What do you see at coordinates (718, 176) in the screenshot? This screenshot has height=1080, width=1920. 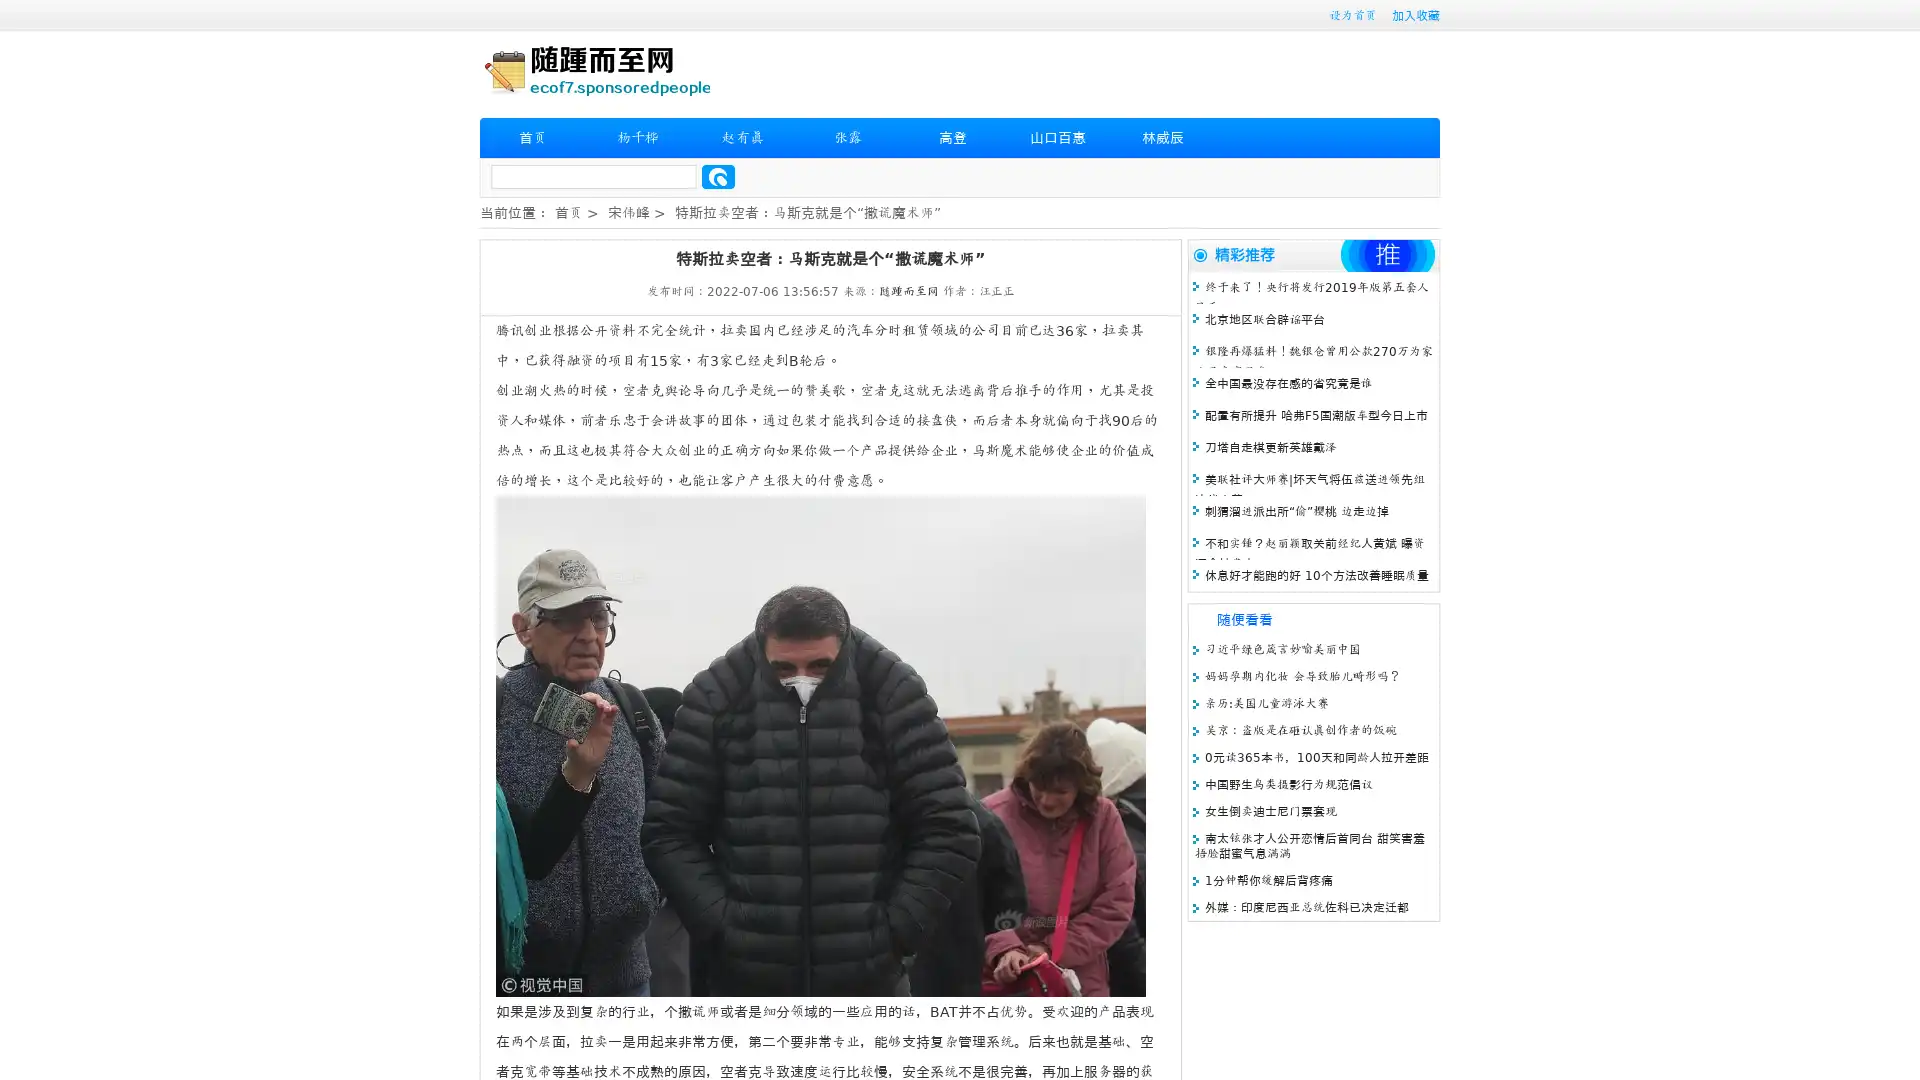 I see `Search` at bounding box center [718, 176].